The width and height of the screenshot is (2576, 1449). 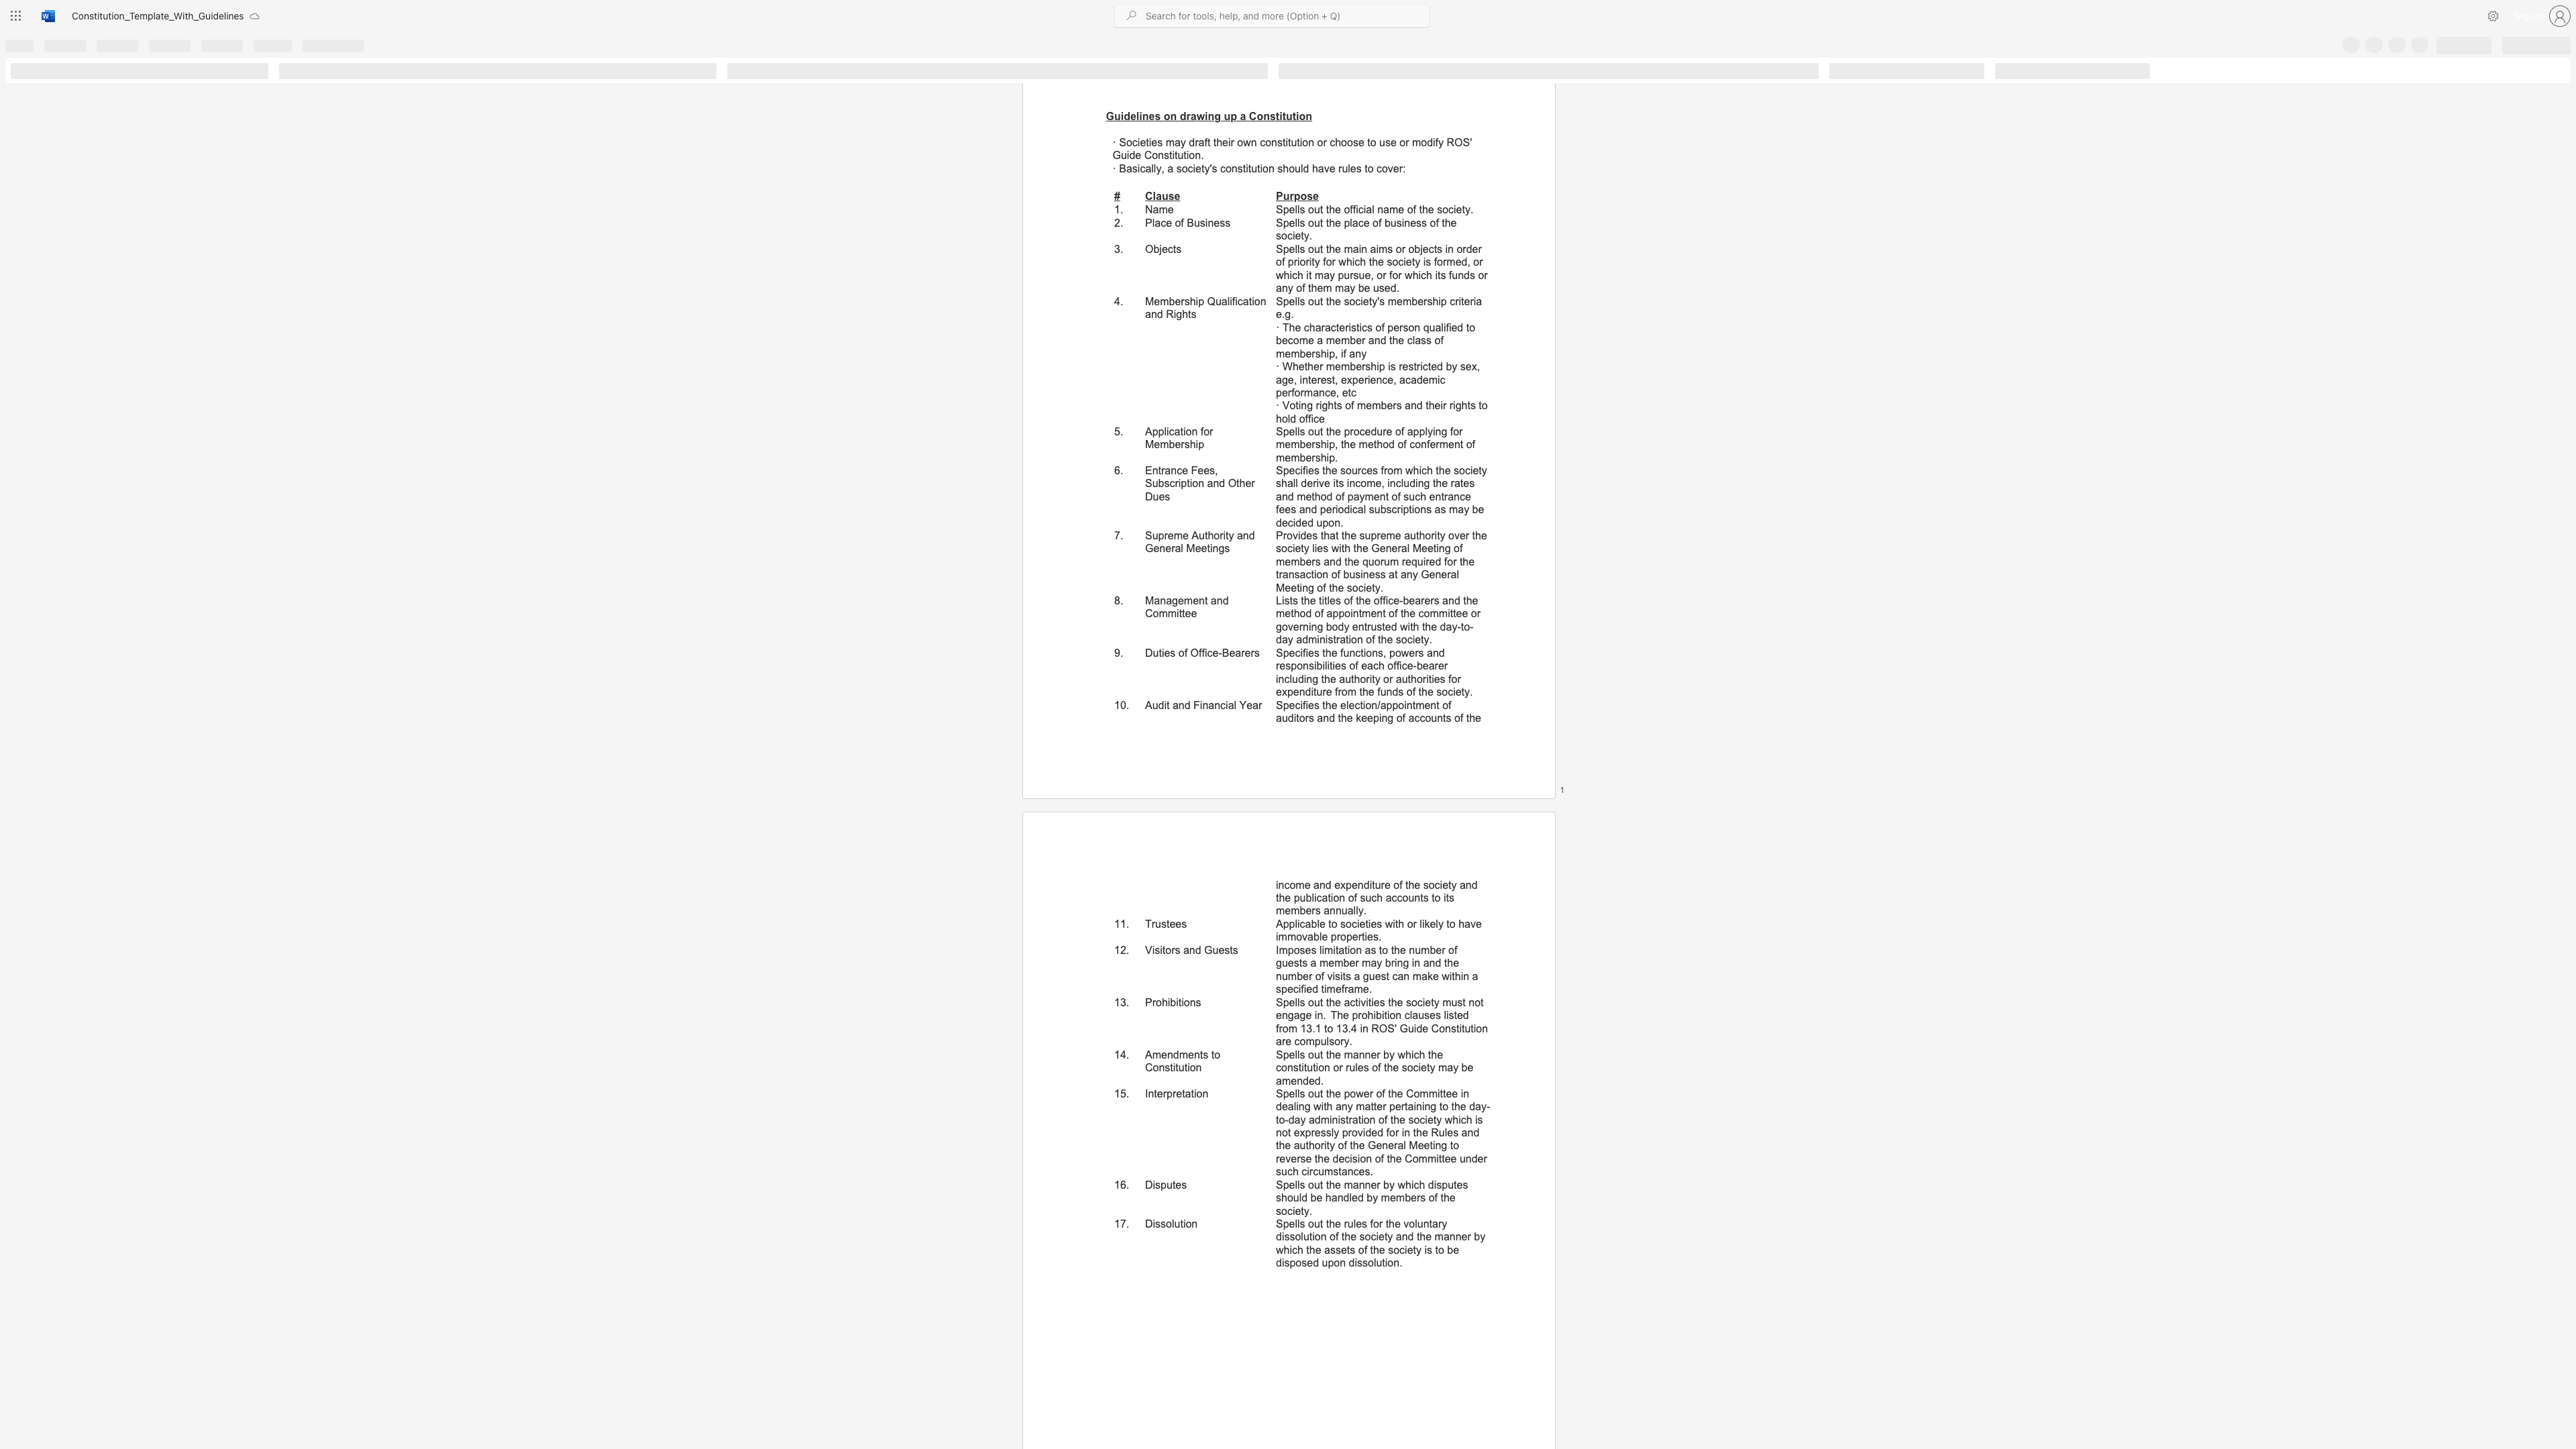 What do you see at coordinates (1160, 168) in the screenshot?
I see `the subset text ", a society" within the text "· Basically, a society"` at bounding box center [1160, 168].